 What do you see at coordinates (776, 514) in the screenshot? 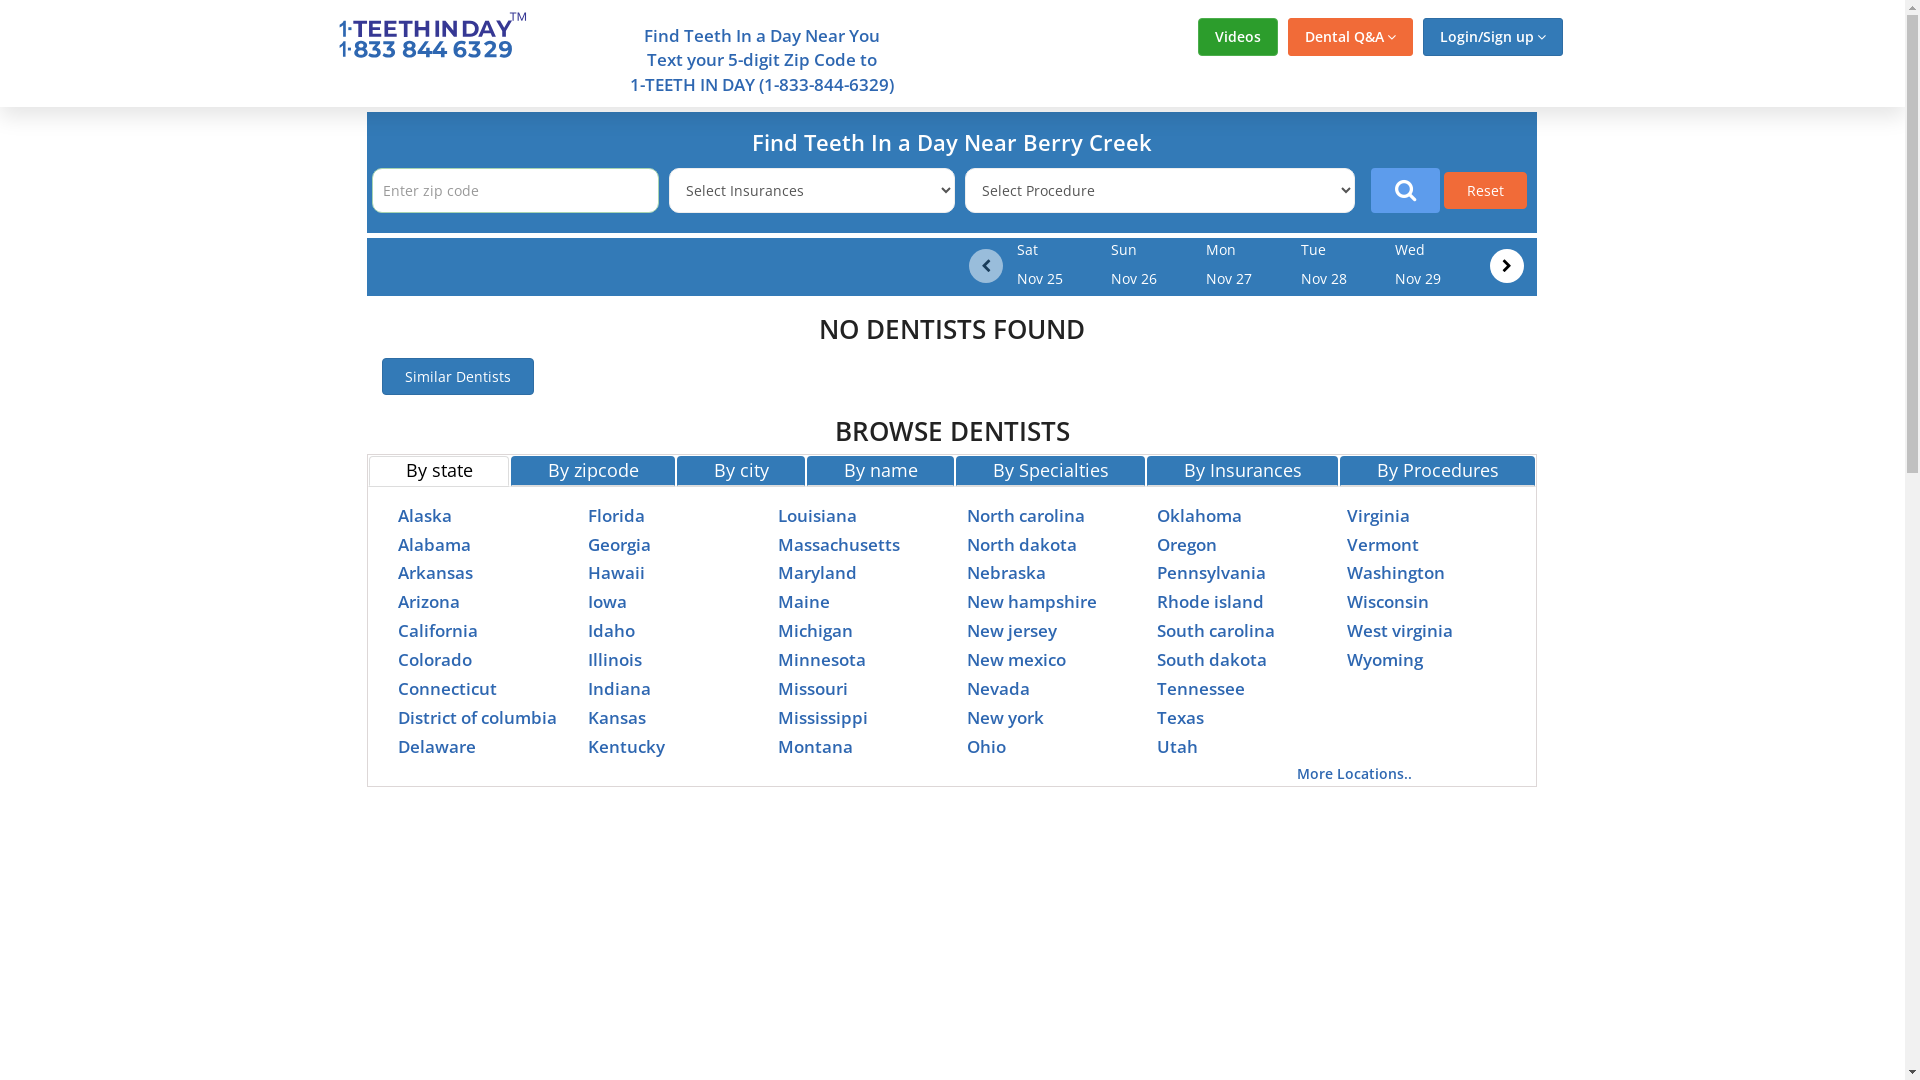
I see `'Louisiana'` at bounding box center [776, 514].